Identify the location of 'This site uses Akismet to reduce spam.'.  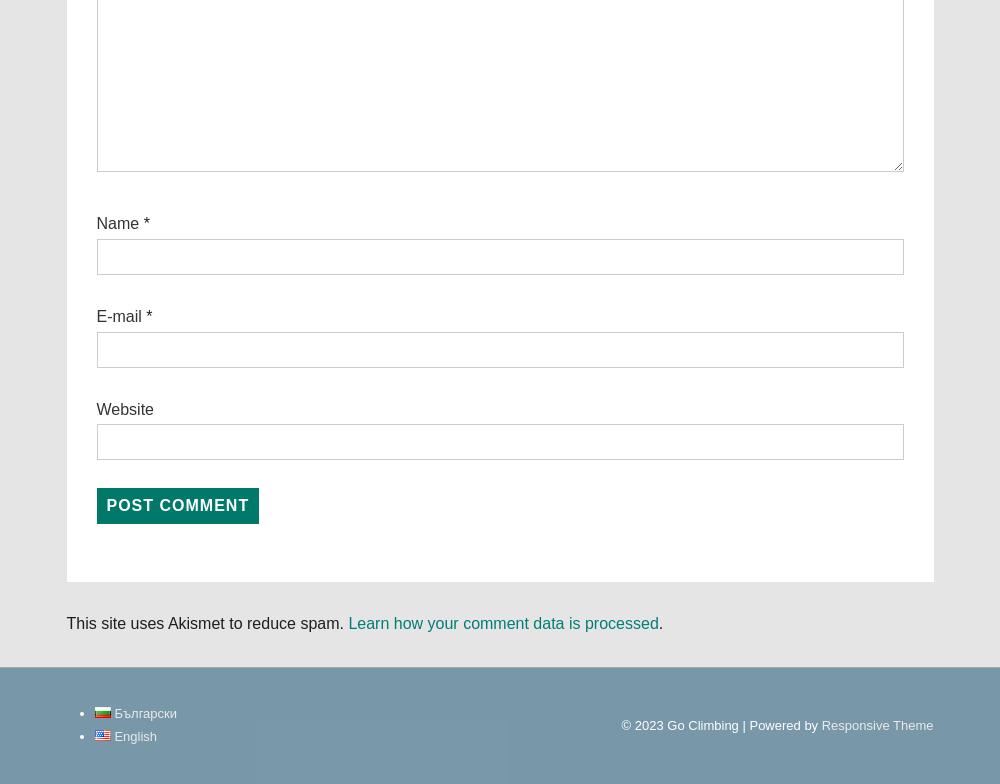
(206, 623).